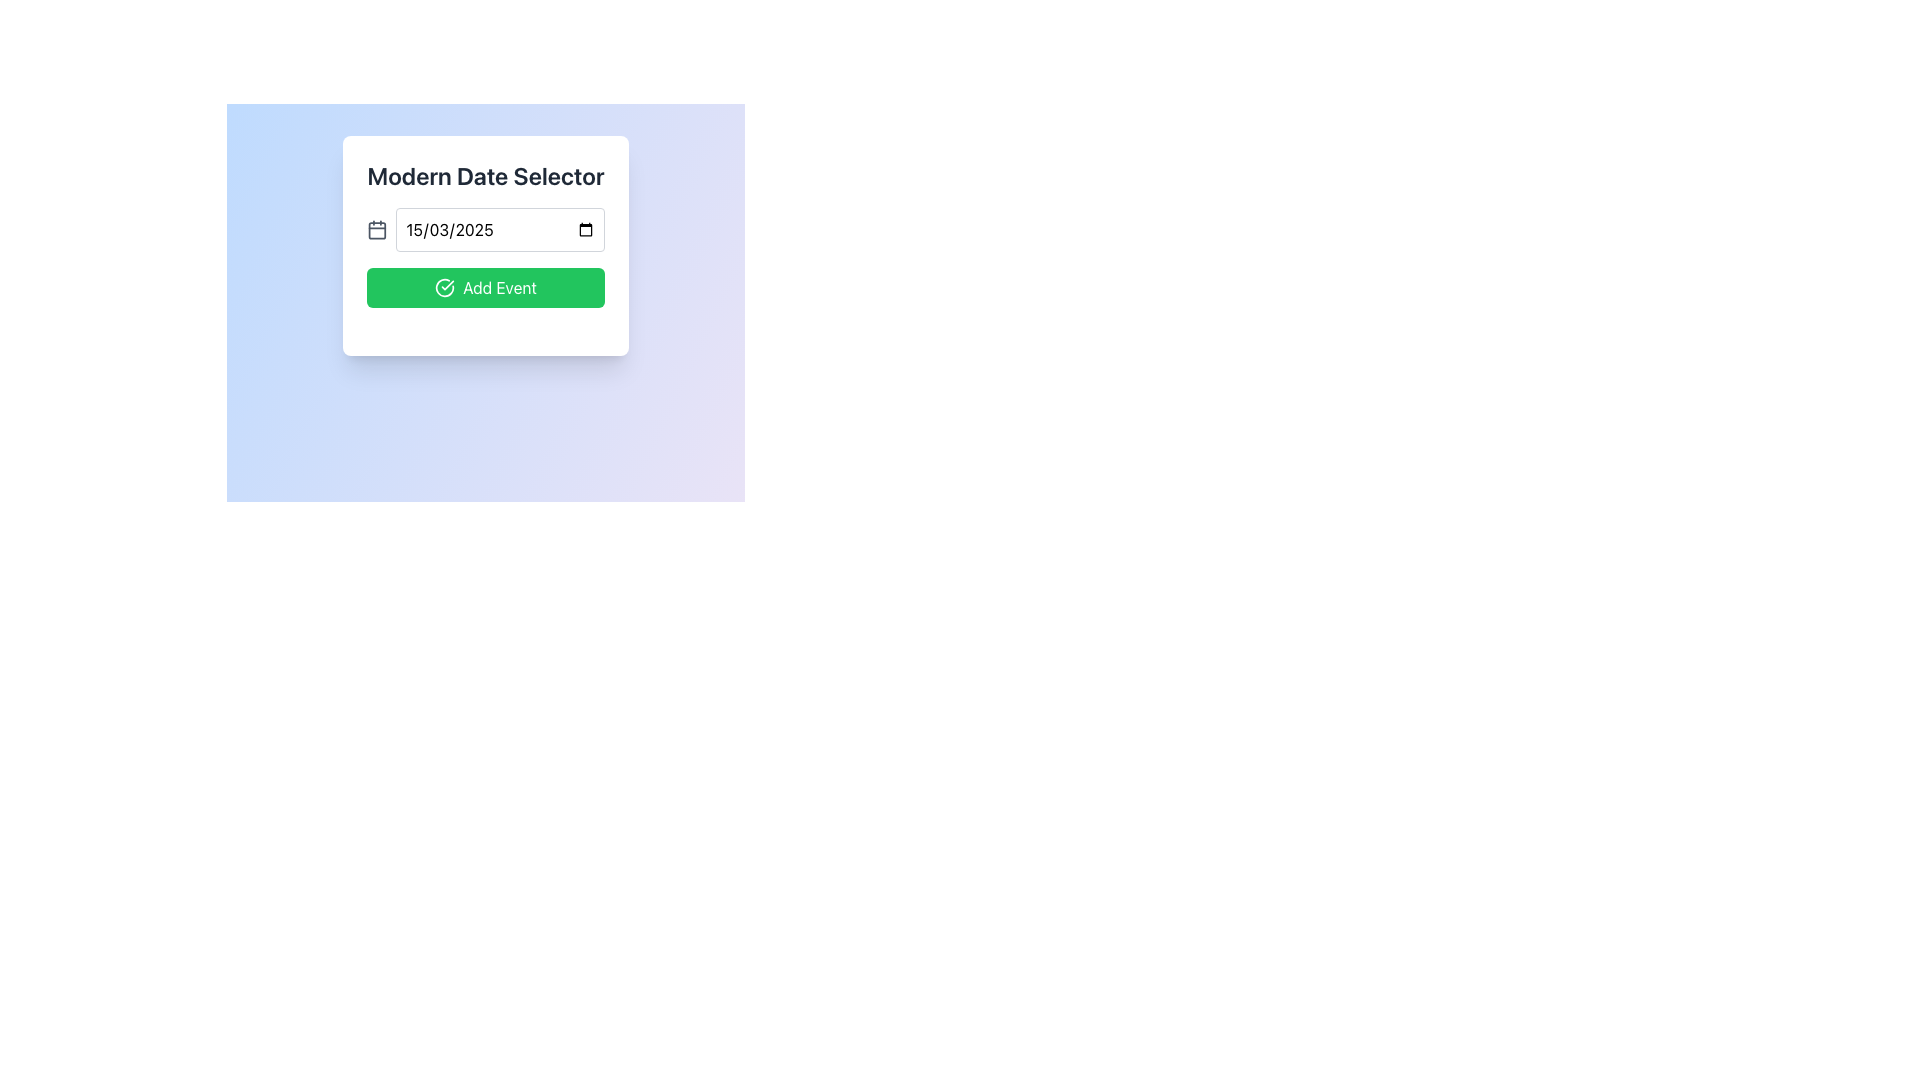 The height and width of the screenshot is (1080, 1920). Describe the element at coordinates (377, 229) in the screenshot. I see `the calendar icon located on the left side of the date input field to focus on the related input field` at that location.